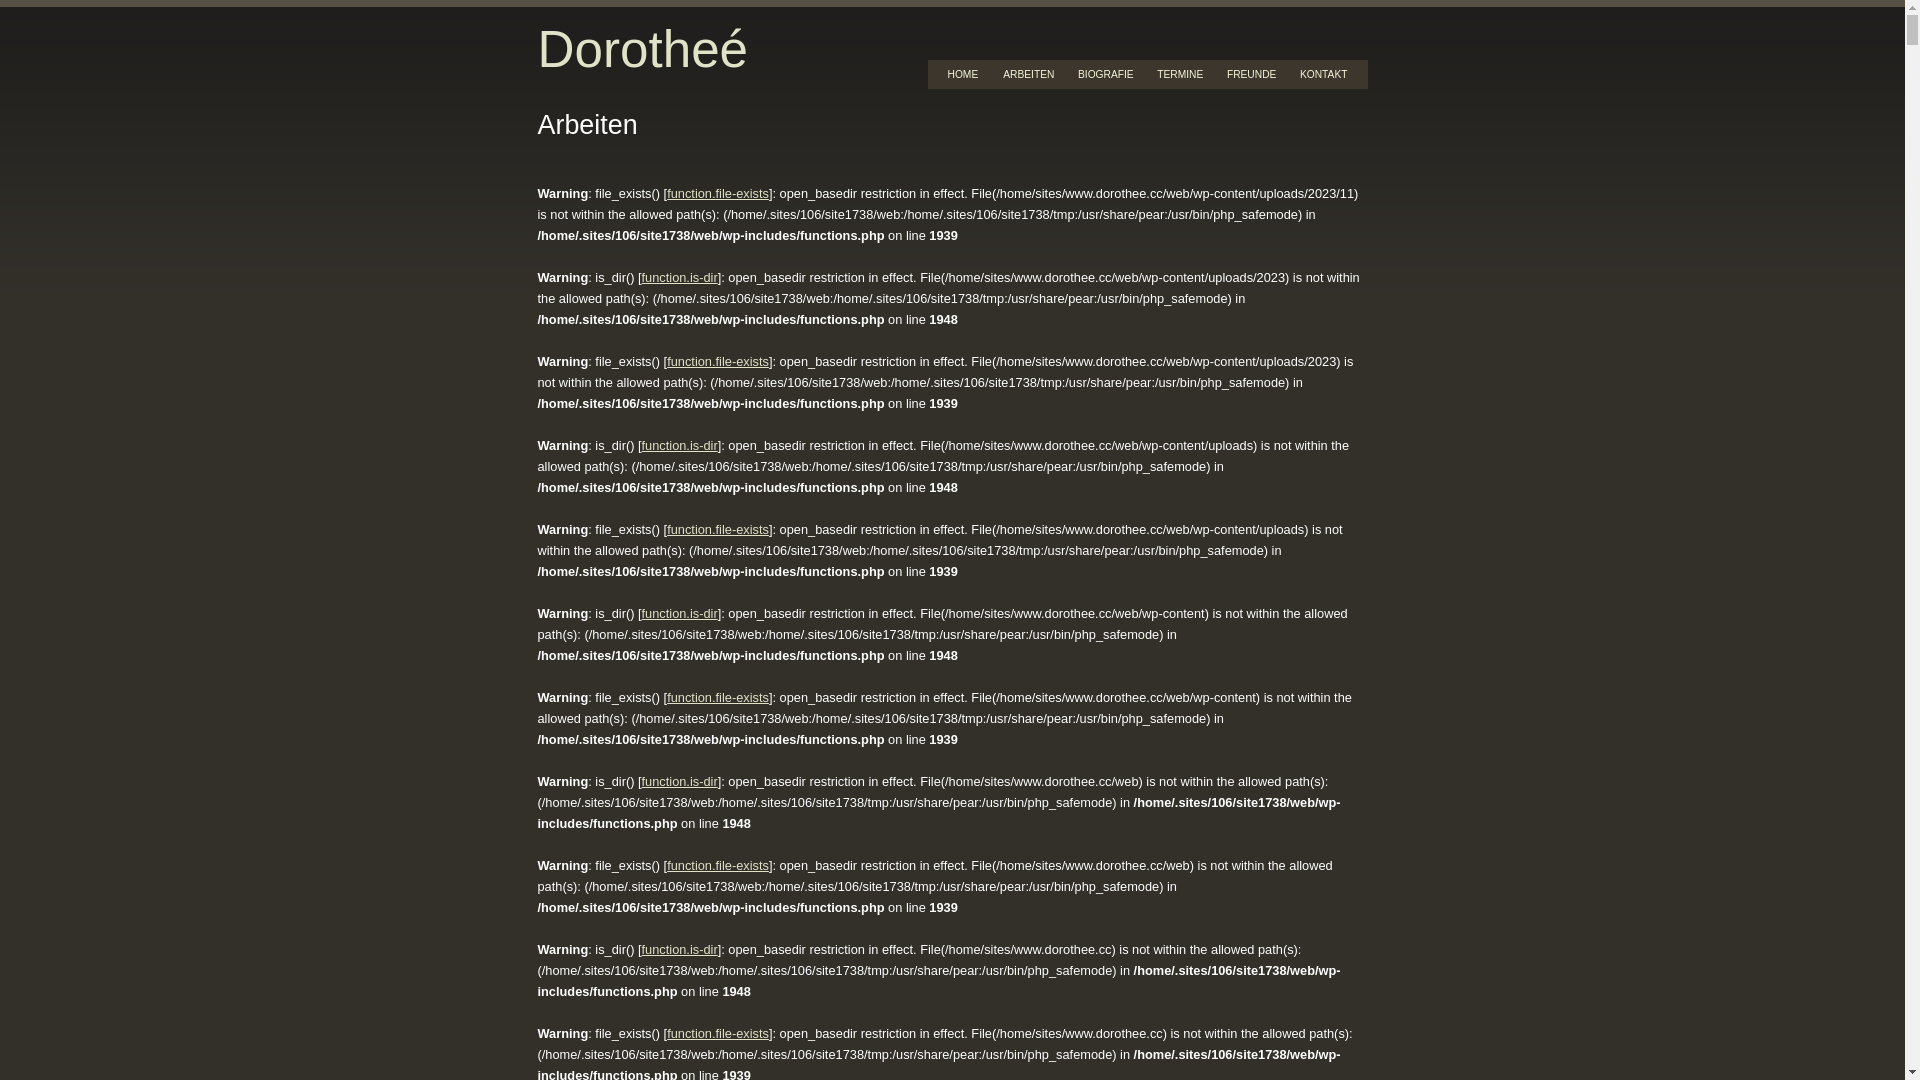  Describe the element at coordinates (1104, 73) in the screenshot. I see `'BIOGRAFIE'` at that location.